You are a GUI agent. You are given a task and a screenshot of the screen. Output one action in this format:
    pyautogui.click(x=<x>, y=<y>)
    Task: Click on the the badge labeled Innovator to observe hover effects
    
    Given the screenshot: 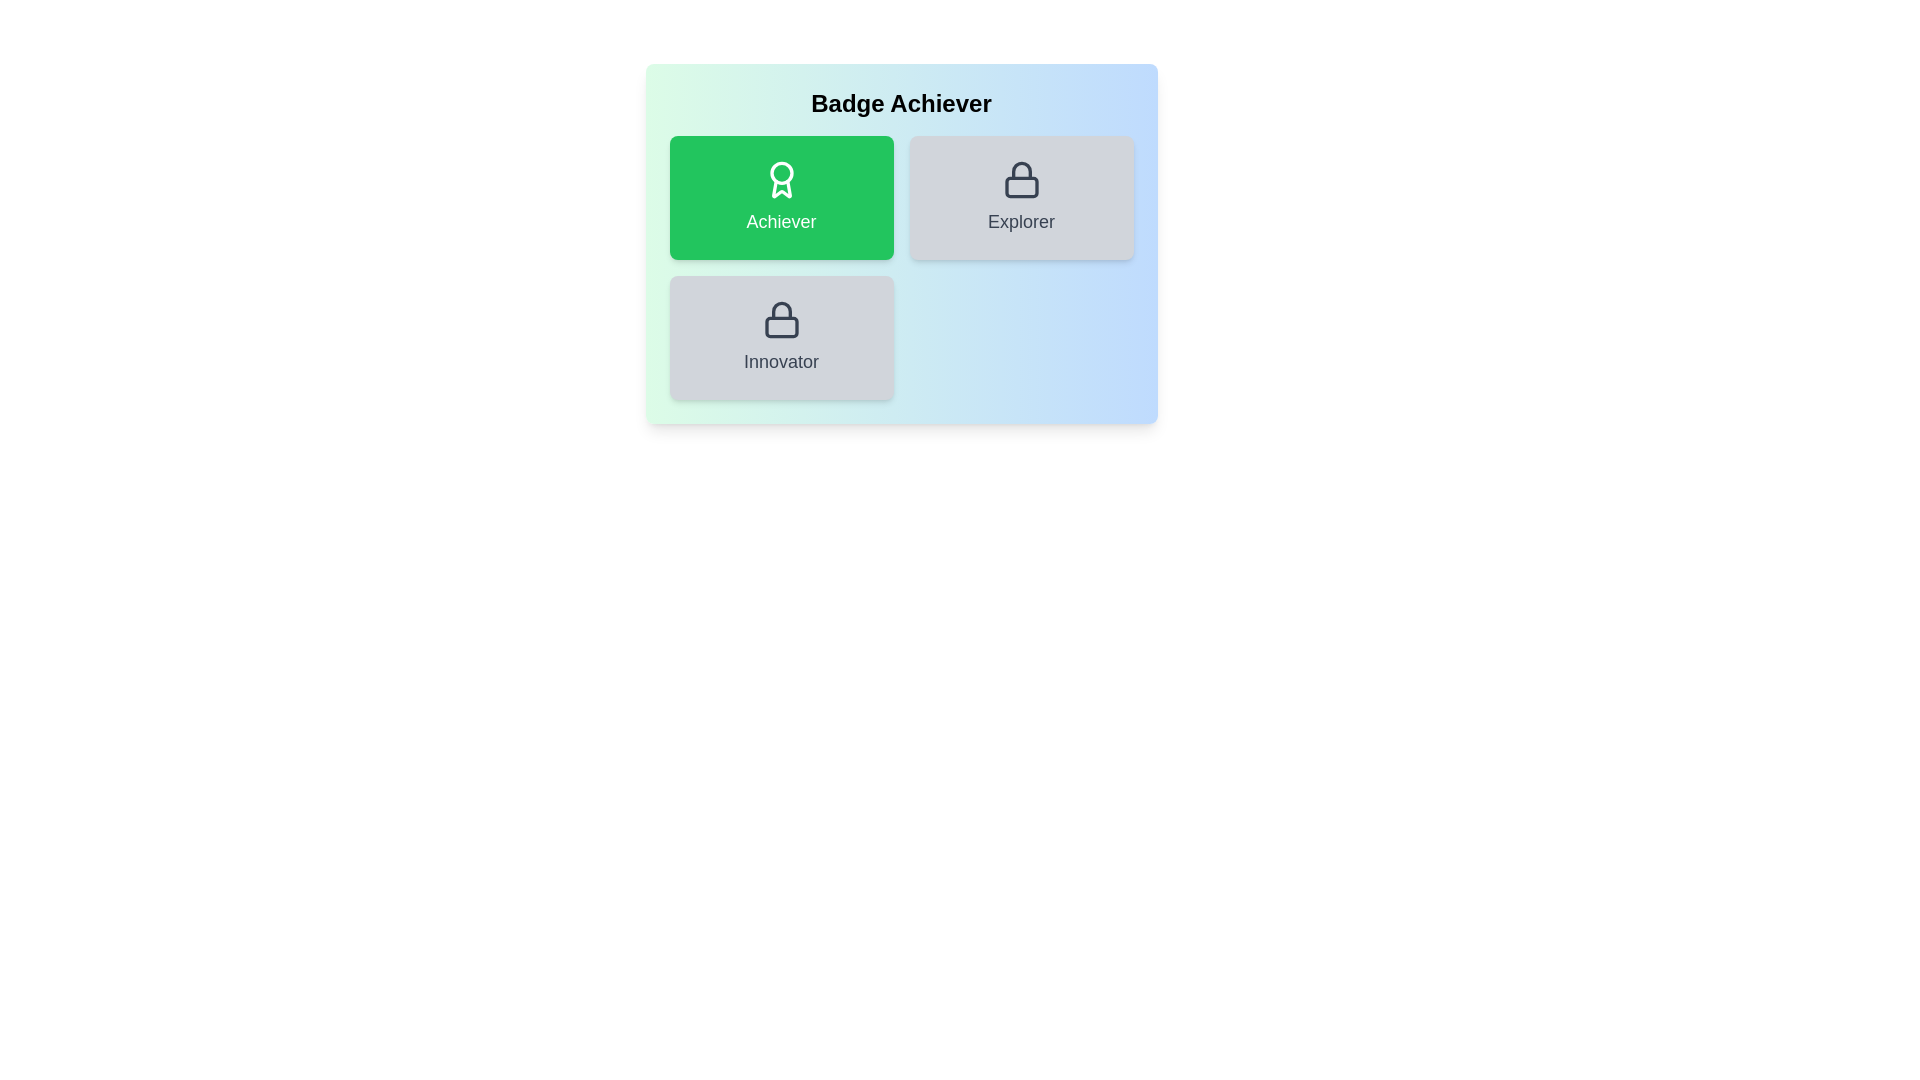 What is the action you would take?
    pyautogui.click(x=780, y=337)
    